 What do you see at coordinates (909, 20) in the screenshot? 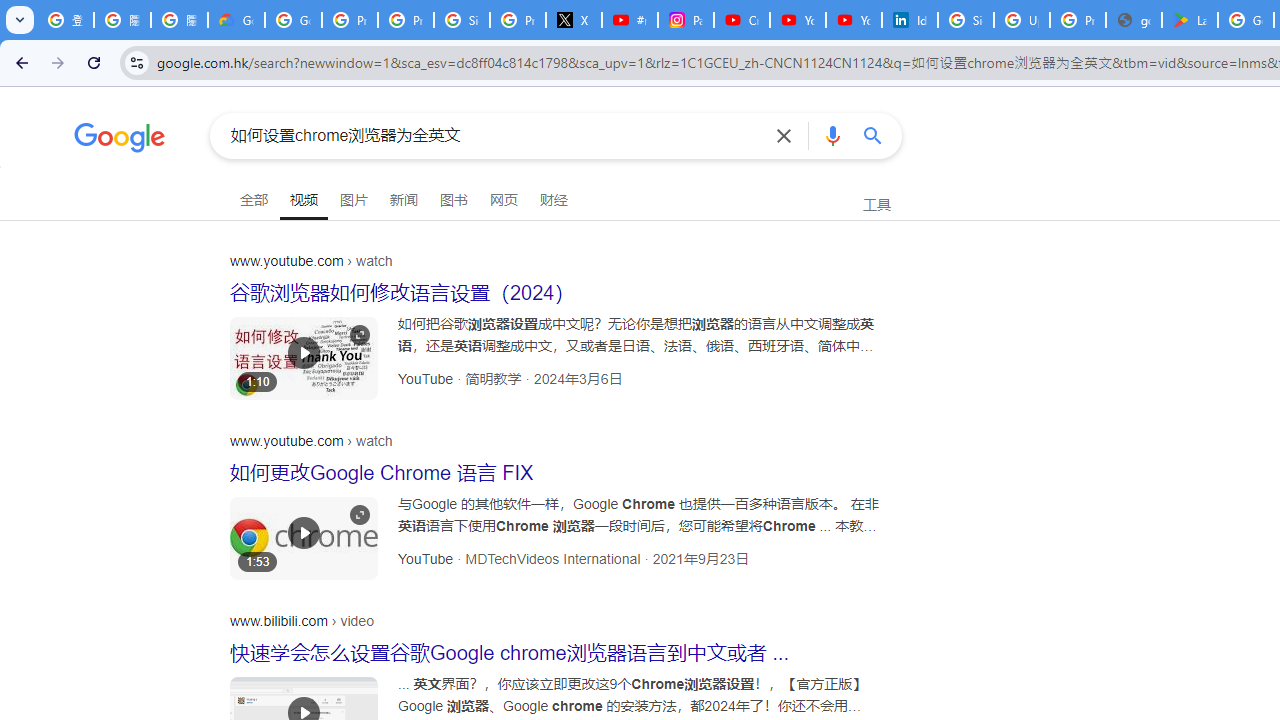
I see `'Identity verification via Persona | LinkedIn Help'` at bounding box center [909, 20].